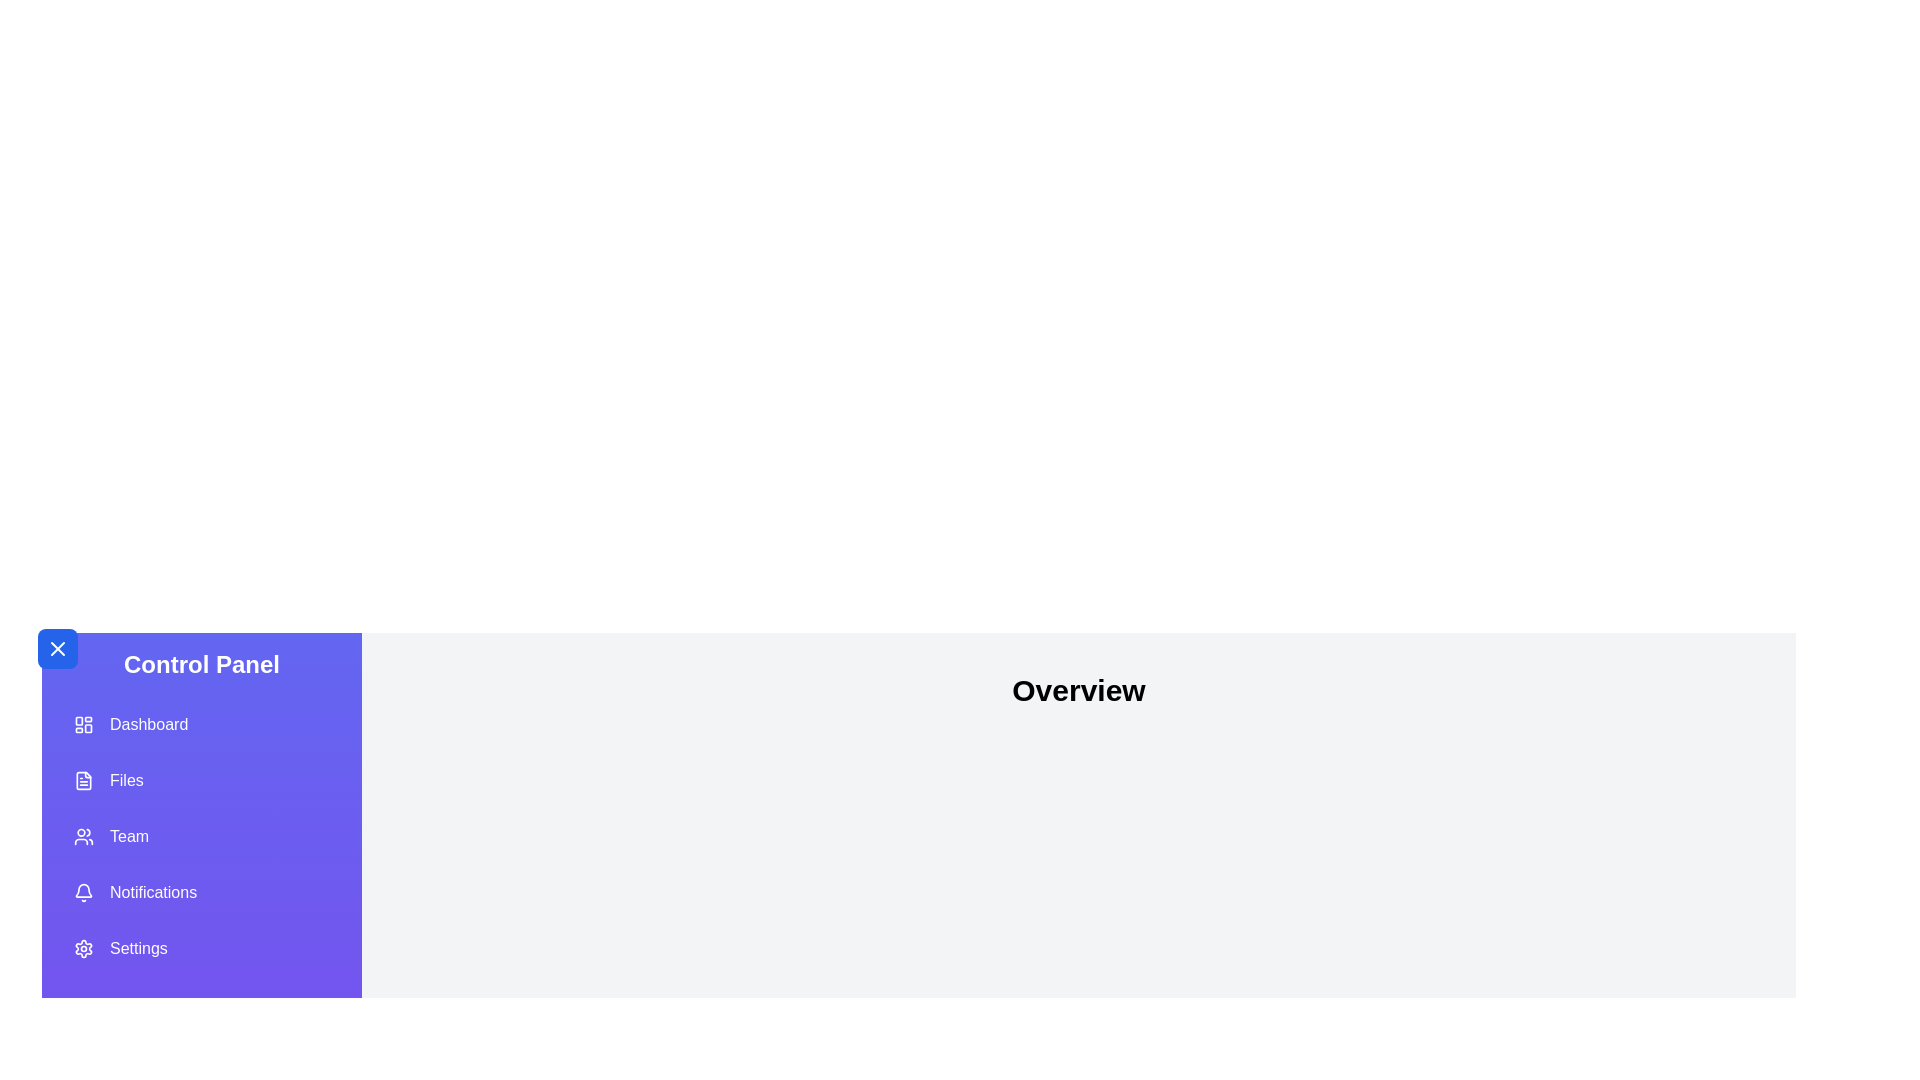 The height and width of the screenshot is (1080, 1920). What do you see at coordinates (201, 779) in the screenshot?
I see `the menu item labeled Files from the list` at bounding box center [201, 779].